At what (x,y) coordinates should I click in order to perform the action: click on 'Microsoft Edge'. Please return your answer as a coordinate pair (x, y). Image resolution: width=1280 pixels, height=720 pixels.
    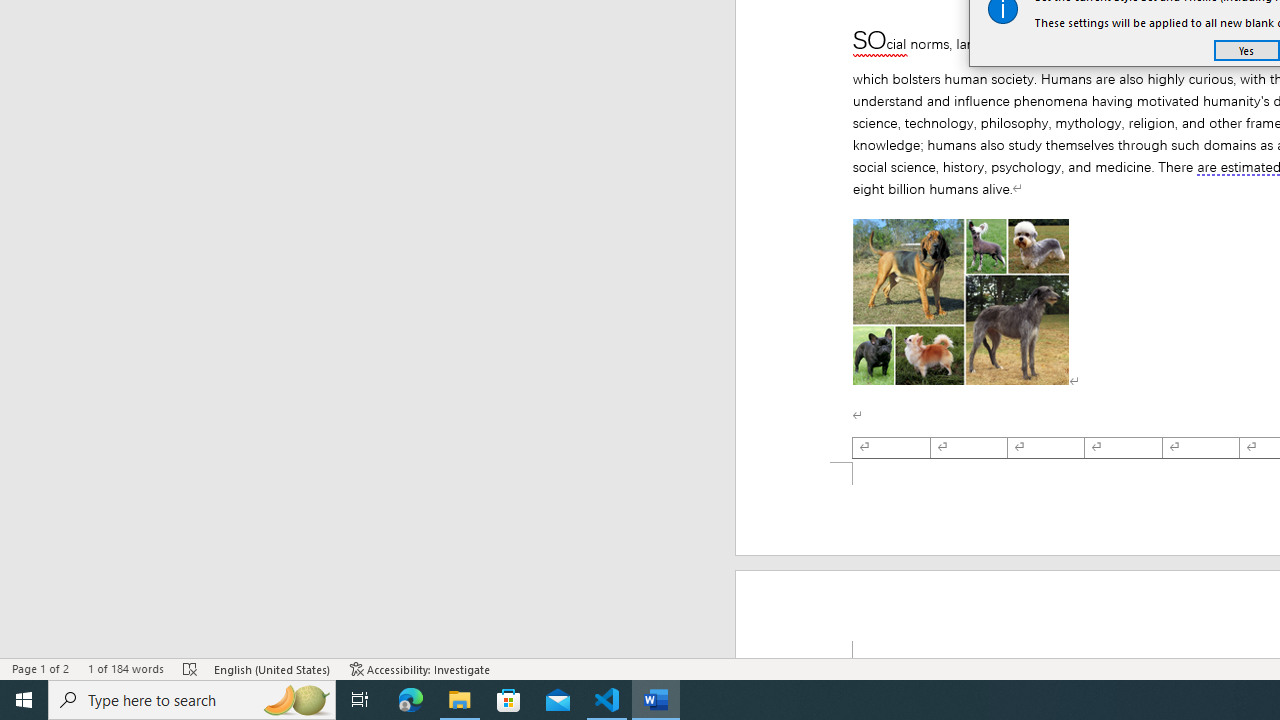
    Looking at the image, I should click on (410, 698).